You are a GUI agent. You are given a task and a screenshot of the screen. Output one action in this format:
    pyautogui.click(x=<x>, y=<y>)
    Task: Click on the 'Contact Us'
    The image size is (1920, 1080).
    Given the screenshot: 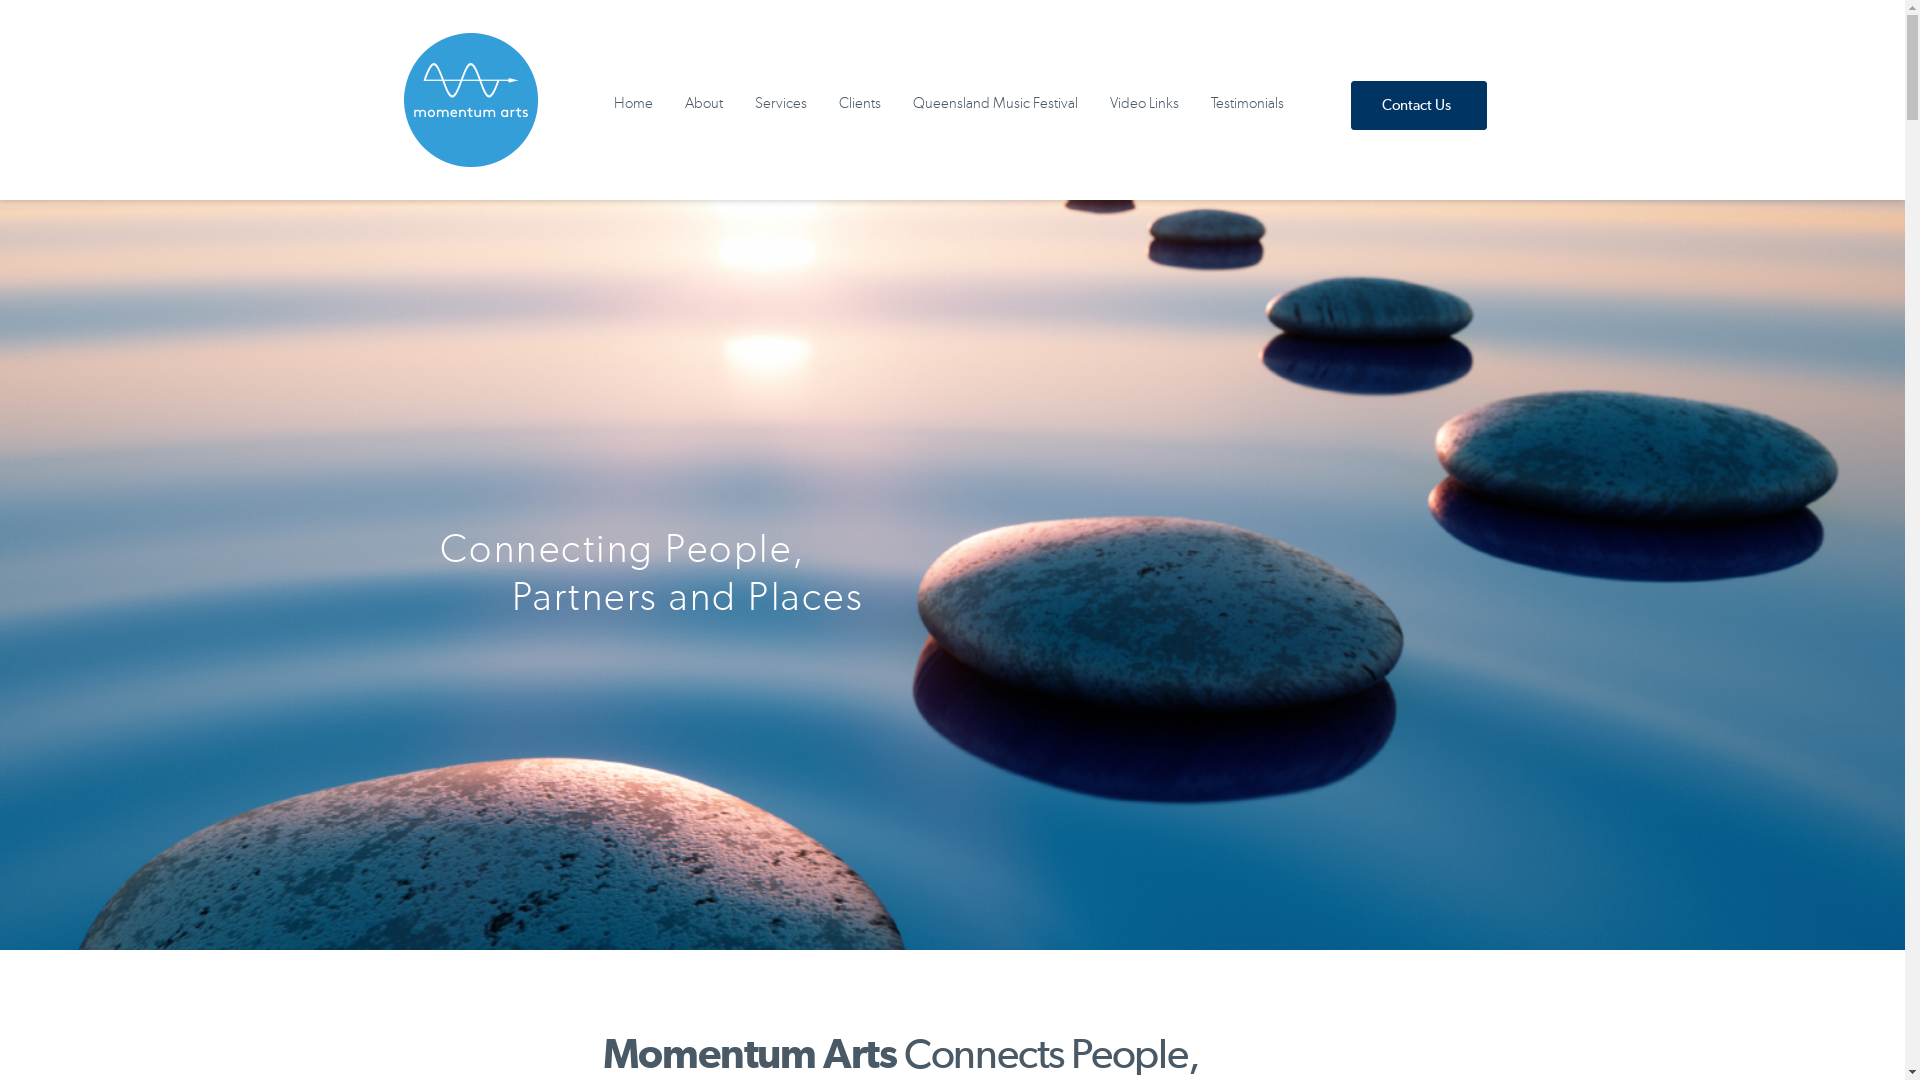 What is the action you would take?
    pyautogui.click(x=1350, y=105)
    